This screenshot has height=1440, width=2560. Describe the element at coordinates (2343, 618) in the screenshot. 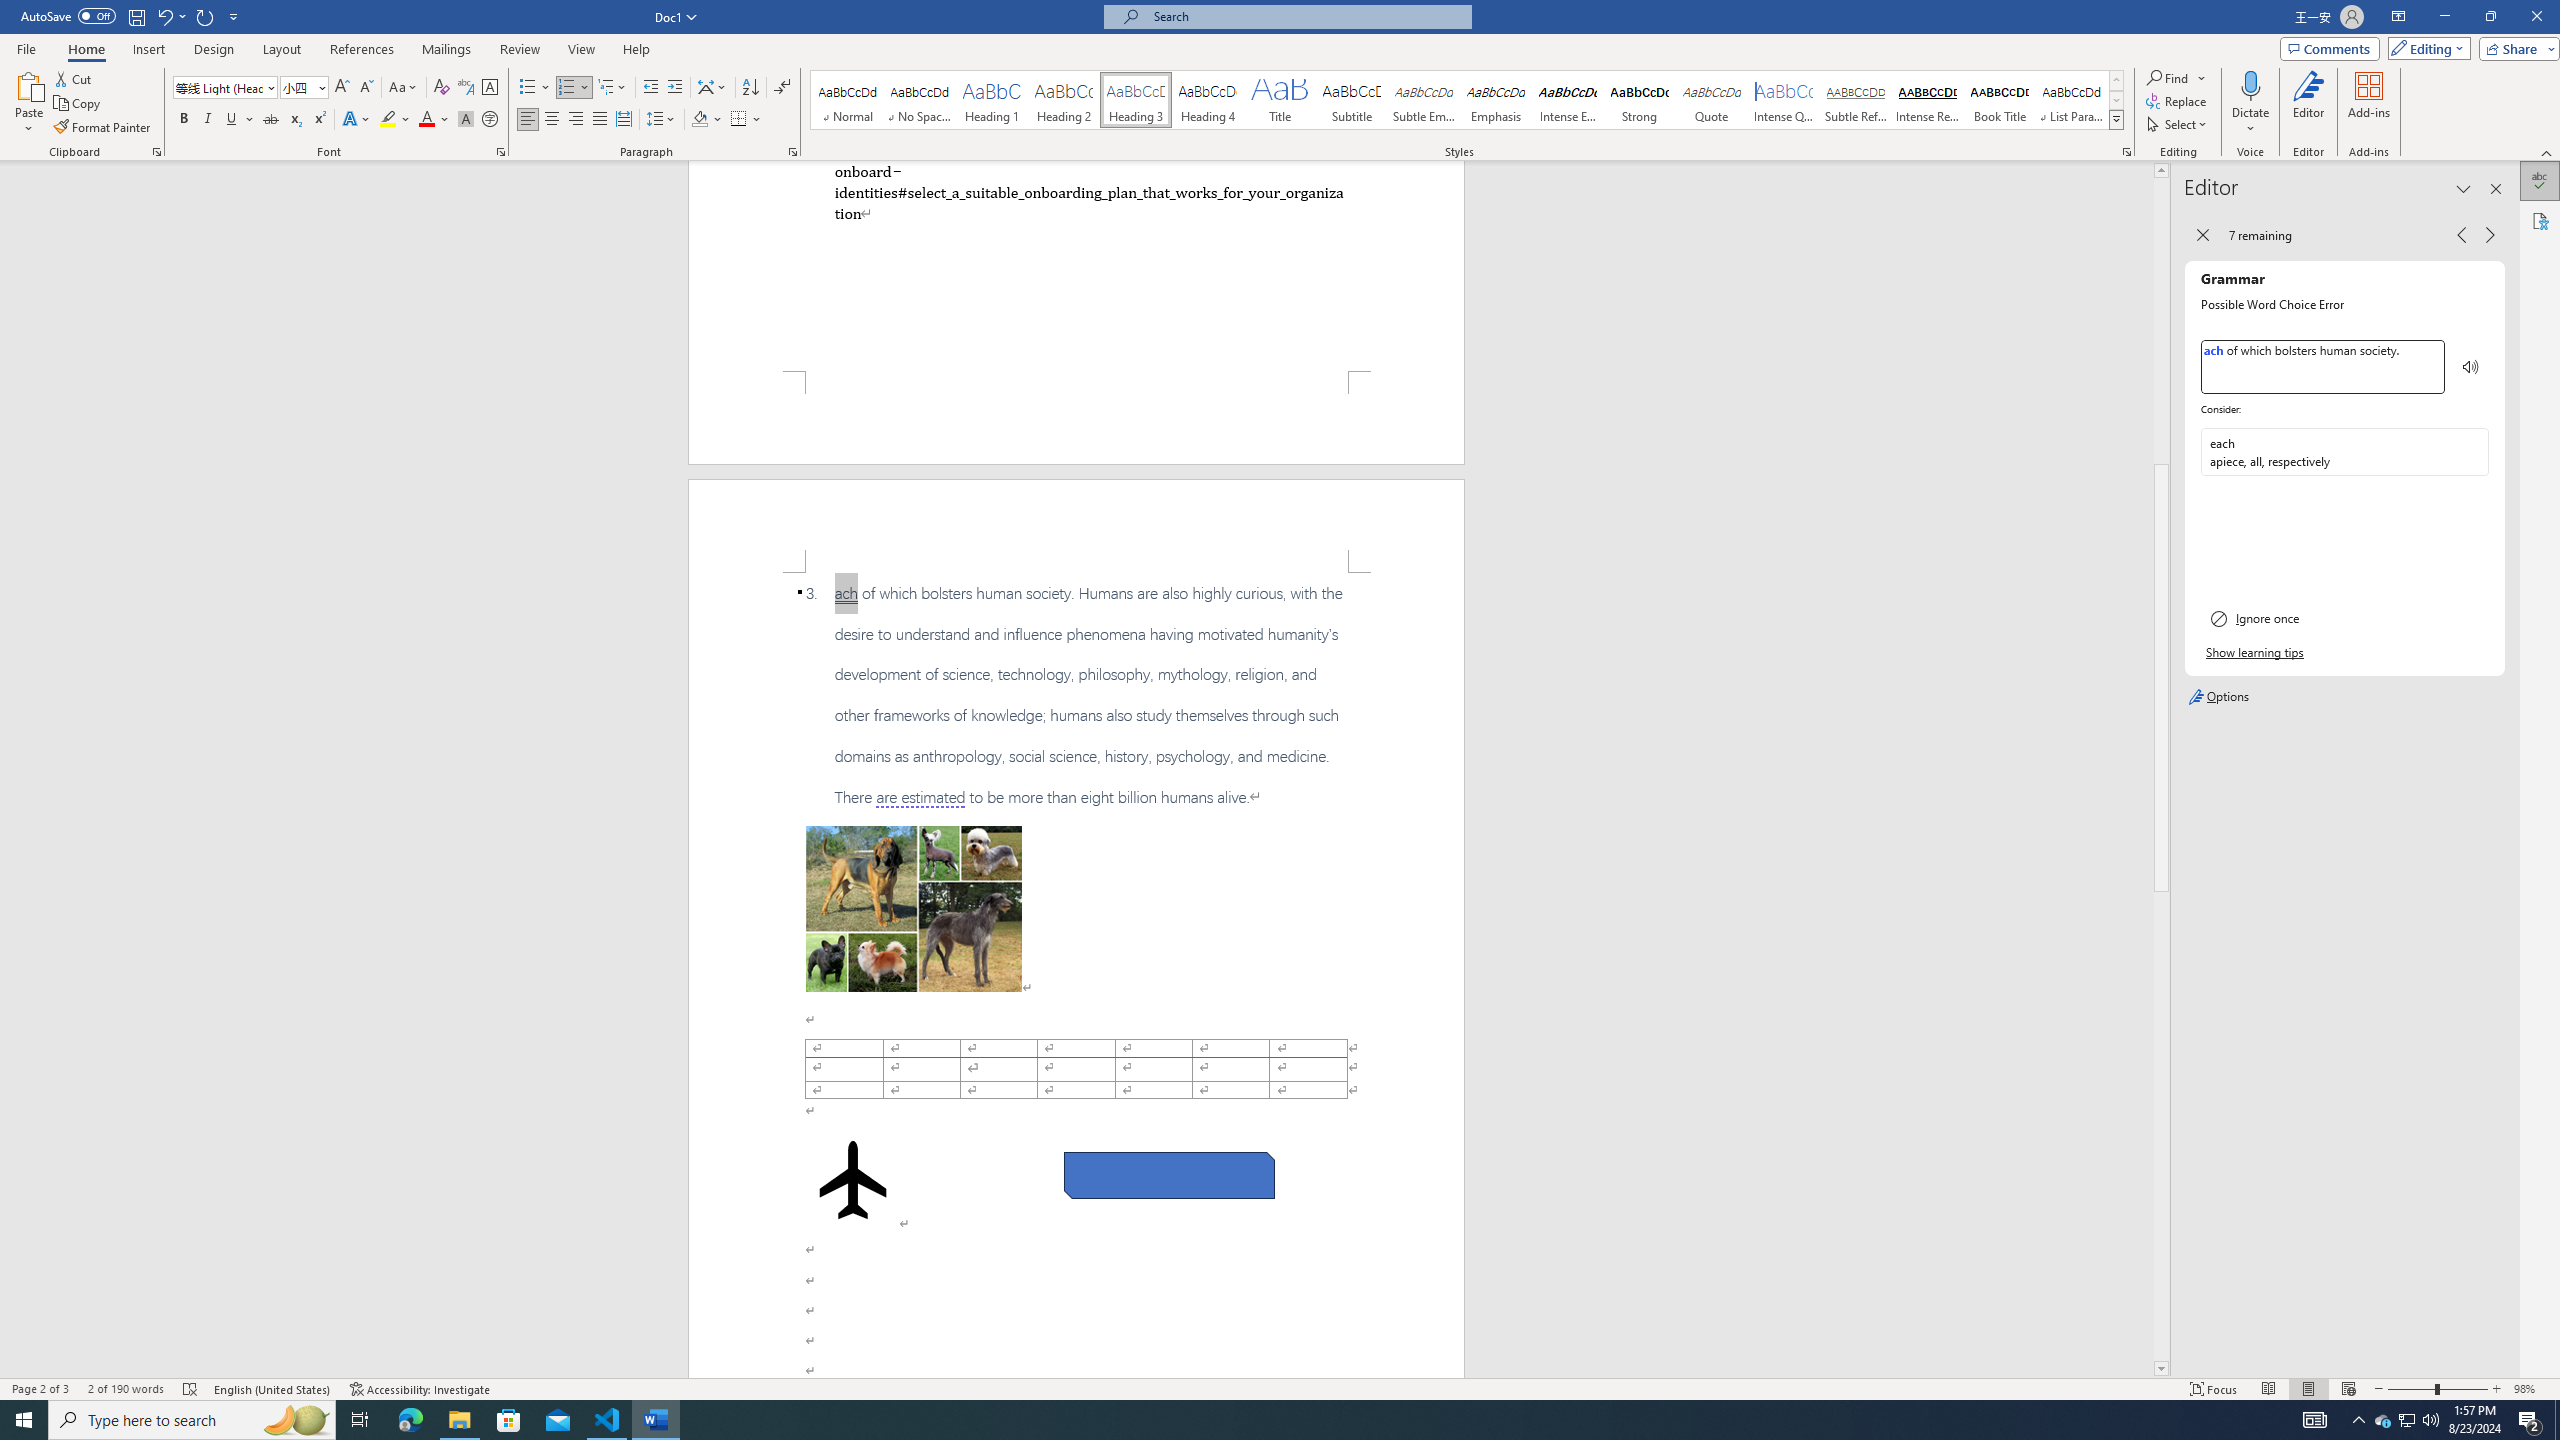

I see `'Ignore once'` at that location.